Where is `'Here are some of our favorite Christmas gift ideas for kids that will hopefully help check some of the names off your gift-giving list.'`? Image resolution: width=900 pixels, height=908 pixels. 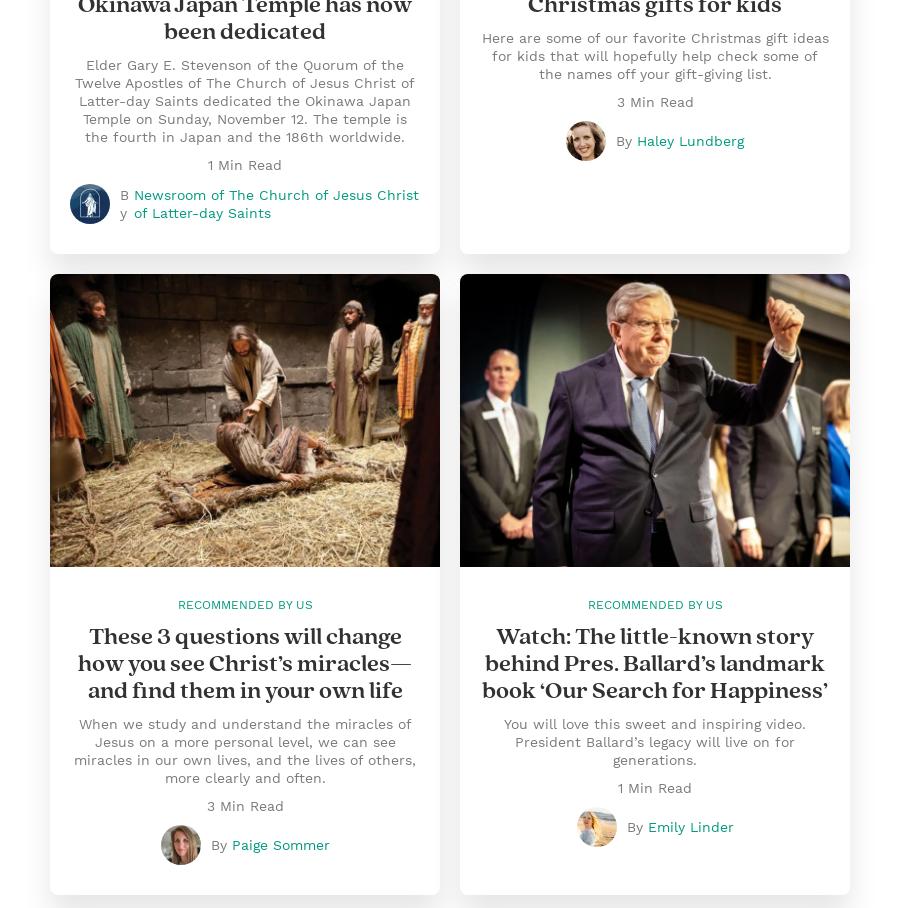 'Here are some of our favorite Christmas gift ideas for kids that will hopefully help check some of the names off your gift-giving list.' is located at coordinates (654, 55).